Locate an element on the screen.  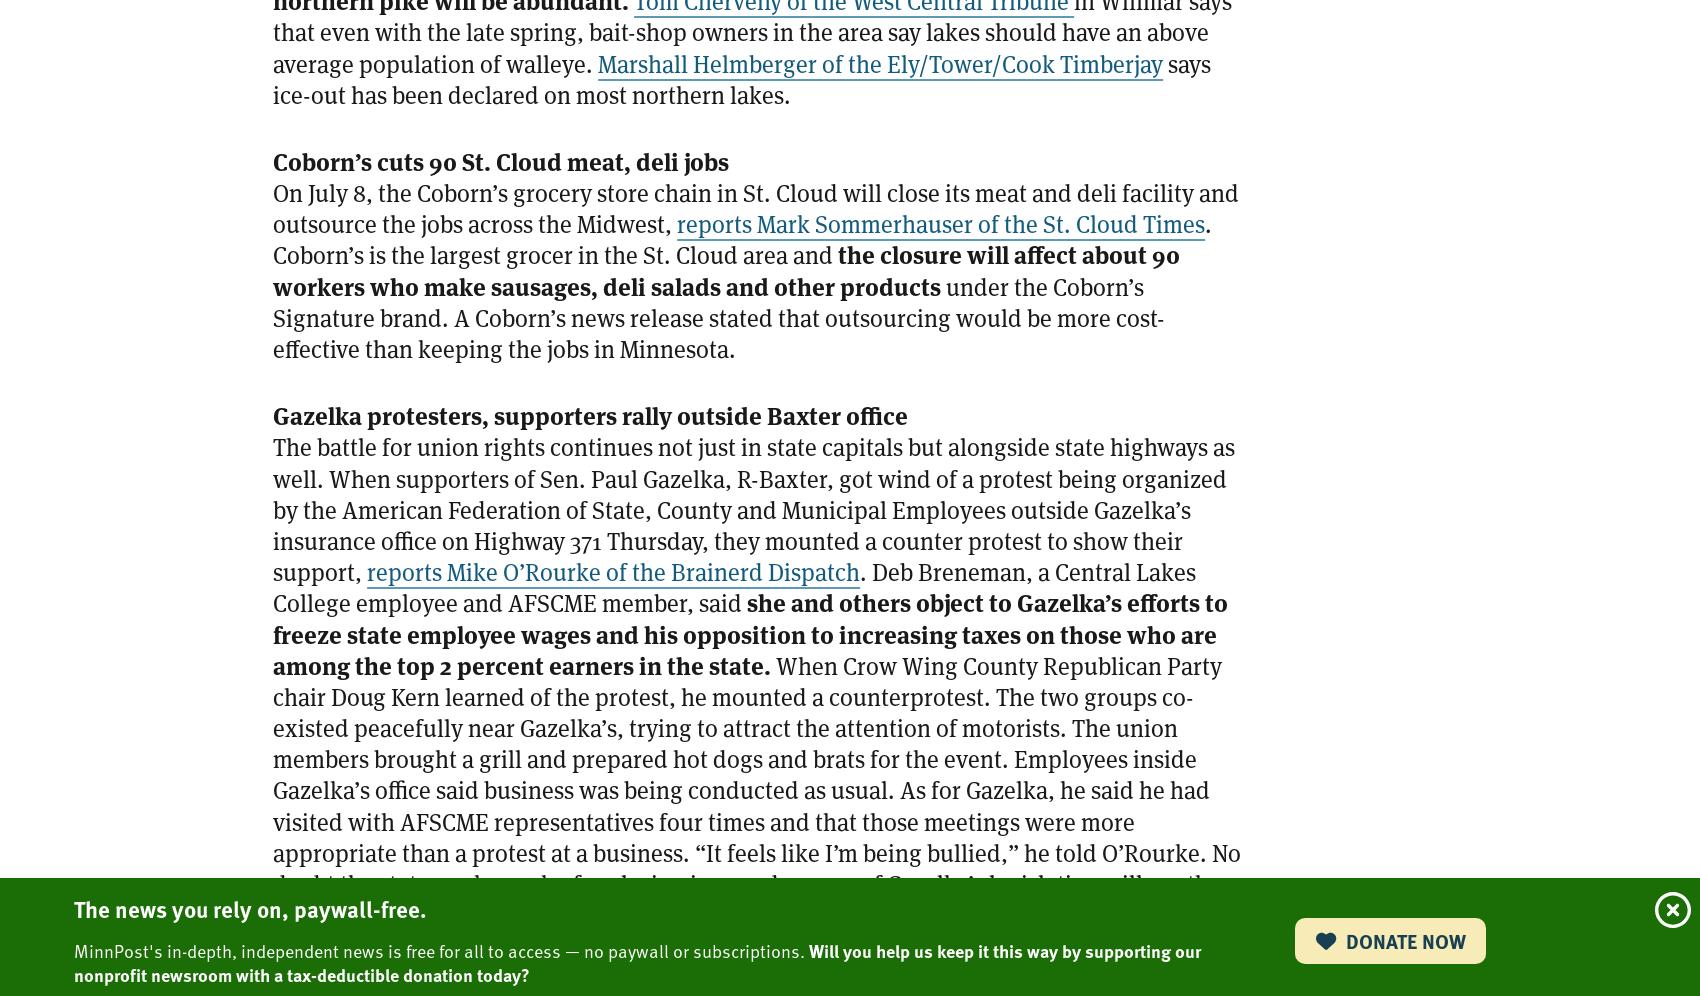
'DONATE NOW' is located at coordinates (1402, 940).